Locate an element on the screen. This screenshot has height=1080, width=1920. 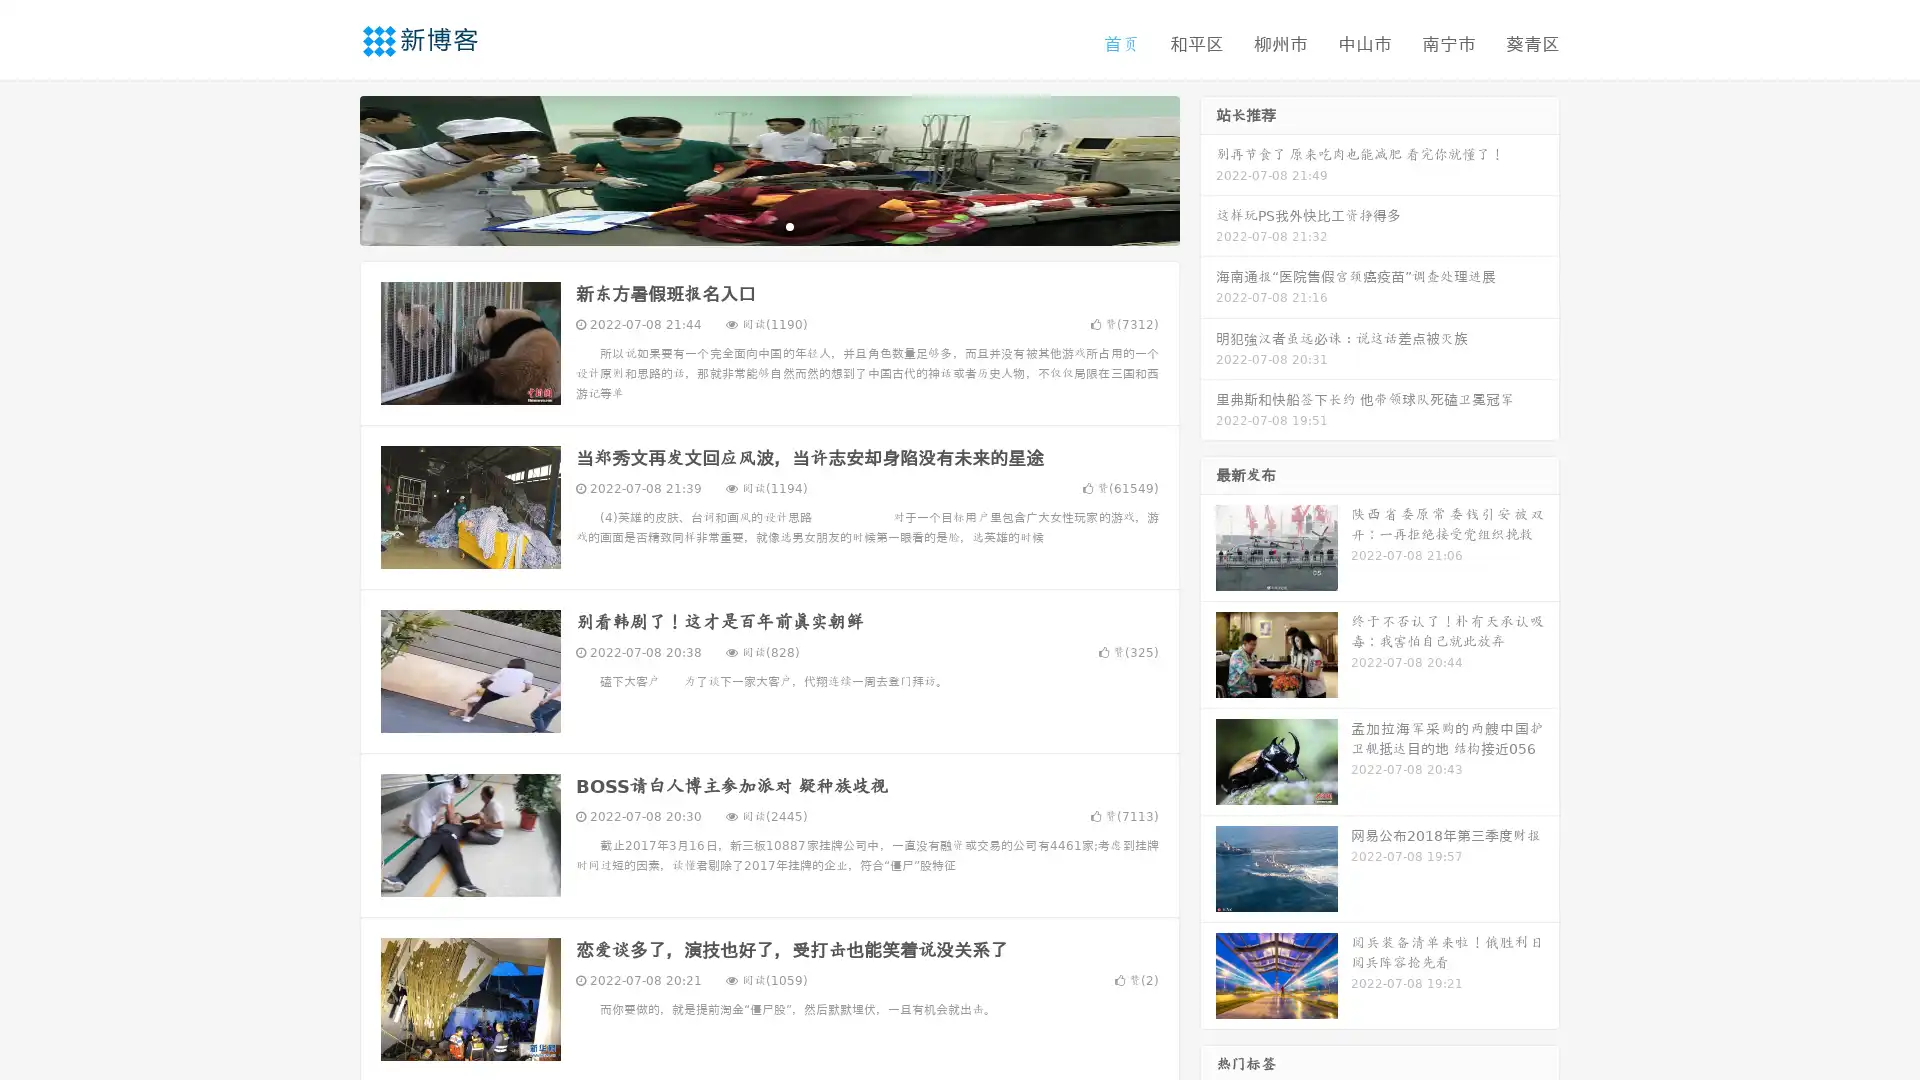
Go to slide 1 is located at coordinates (748, 225).